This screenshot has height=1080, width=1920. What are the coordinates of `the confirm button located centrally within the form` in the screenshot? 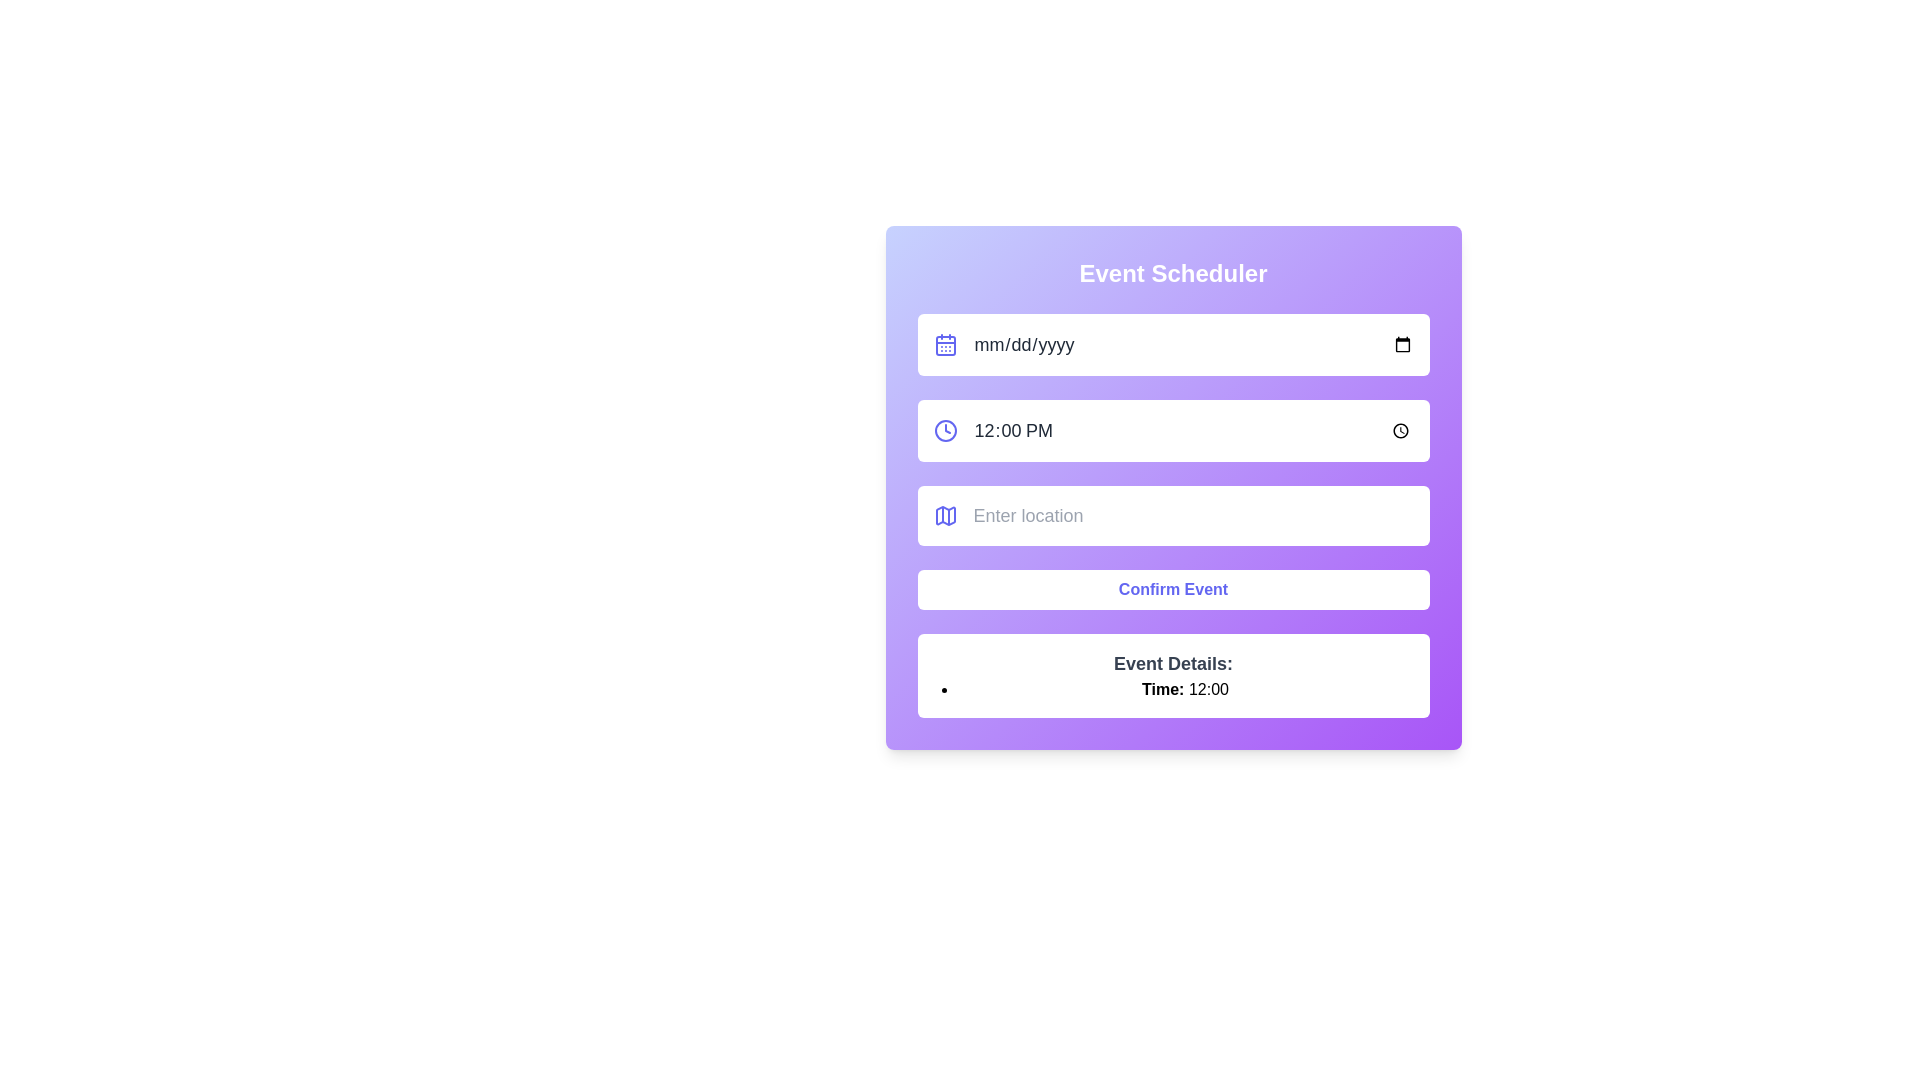 It's located at (1173, 589).